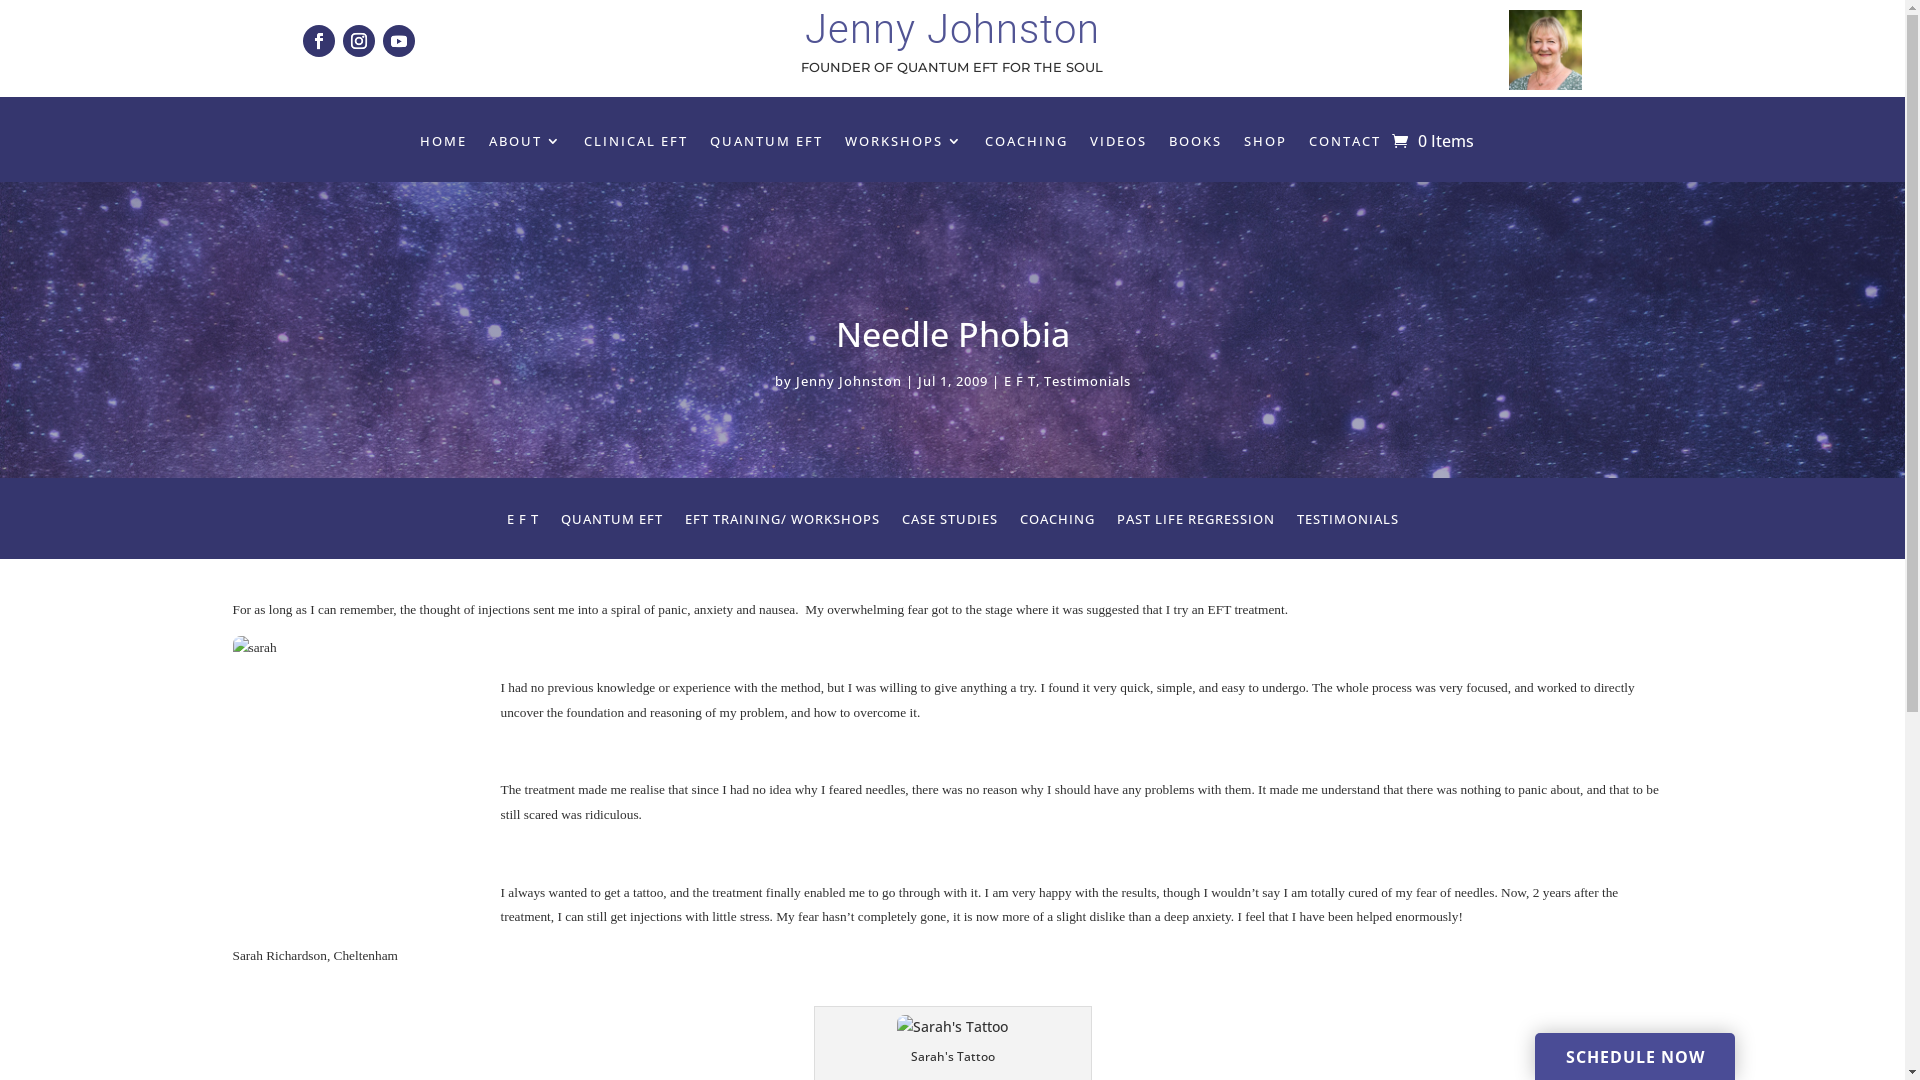  What do you see at coordinates (1195, 144) in the screenshot?
I see `'BOOKS'` at bounding box center [1195, 144].